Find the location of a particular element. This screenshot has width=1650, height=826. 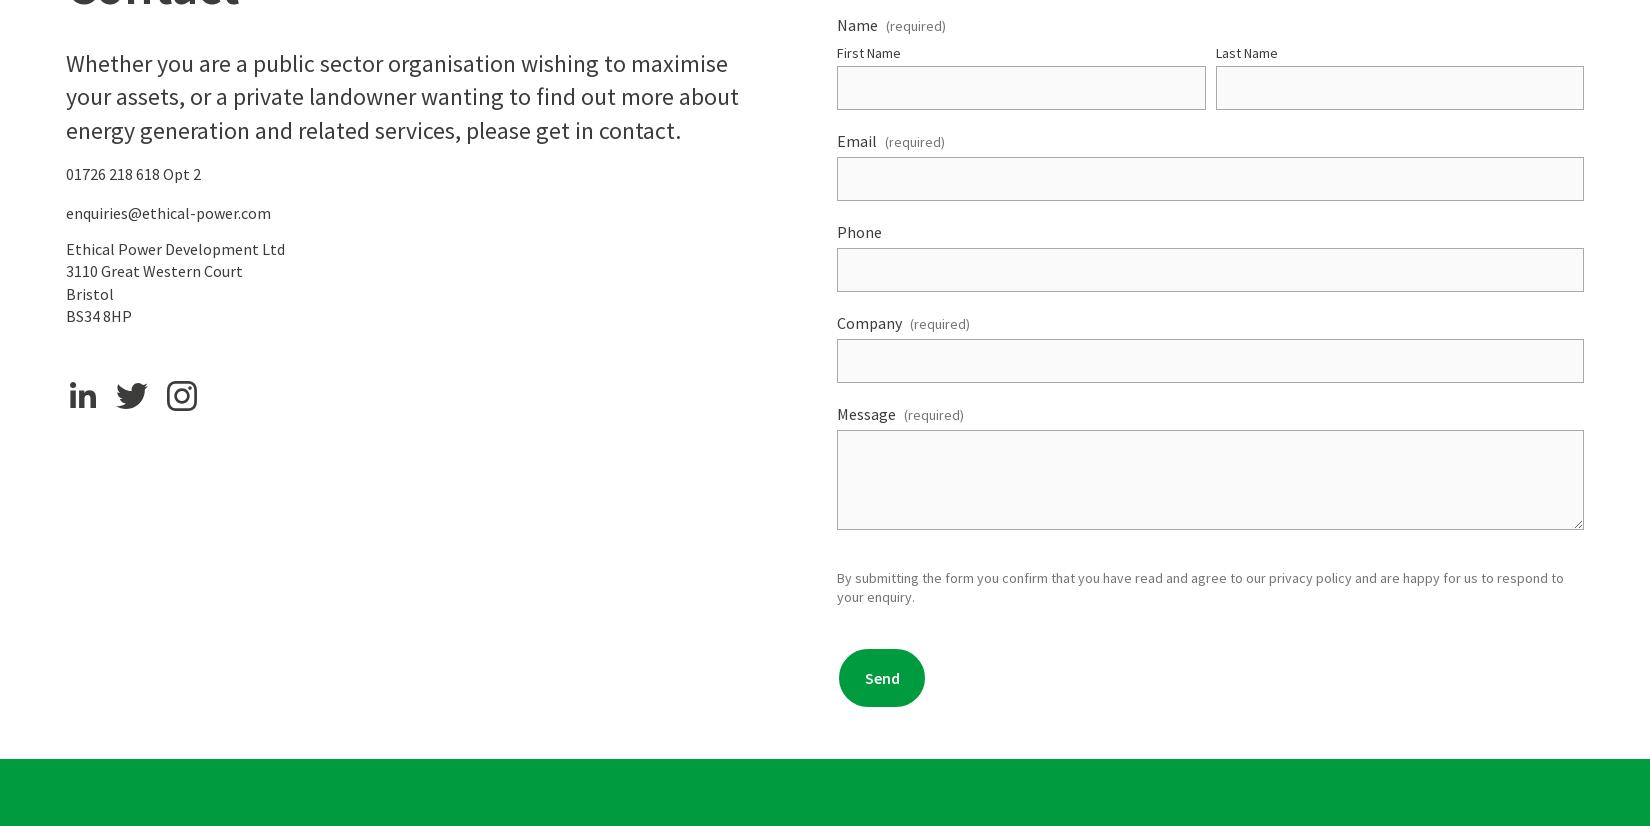

'privacy policy' is located at coordinates (1309, 575).